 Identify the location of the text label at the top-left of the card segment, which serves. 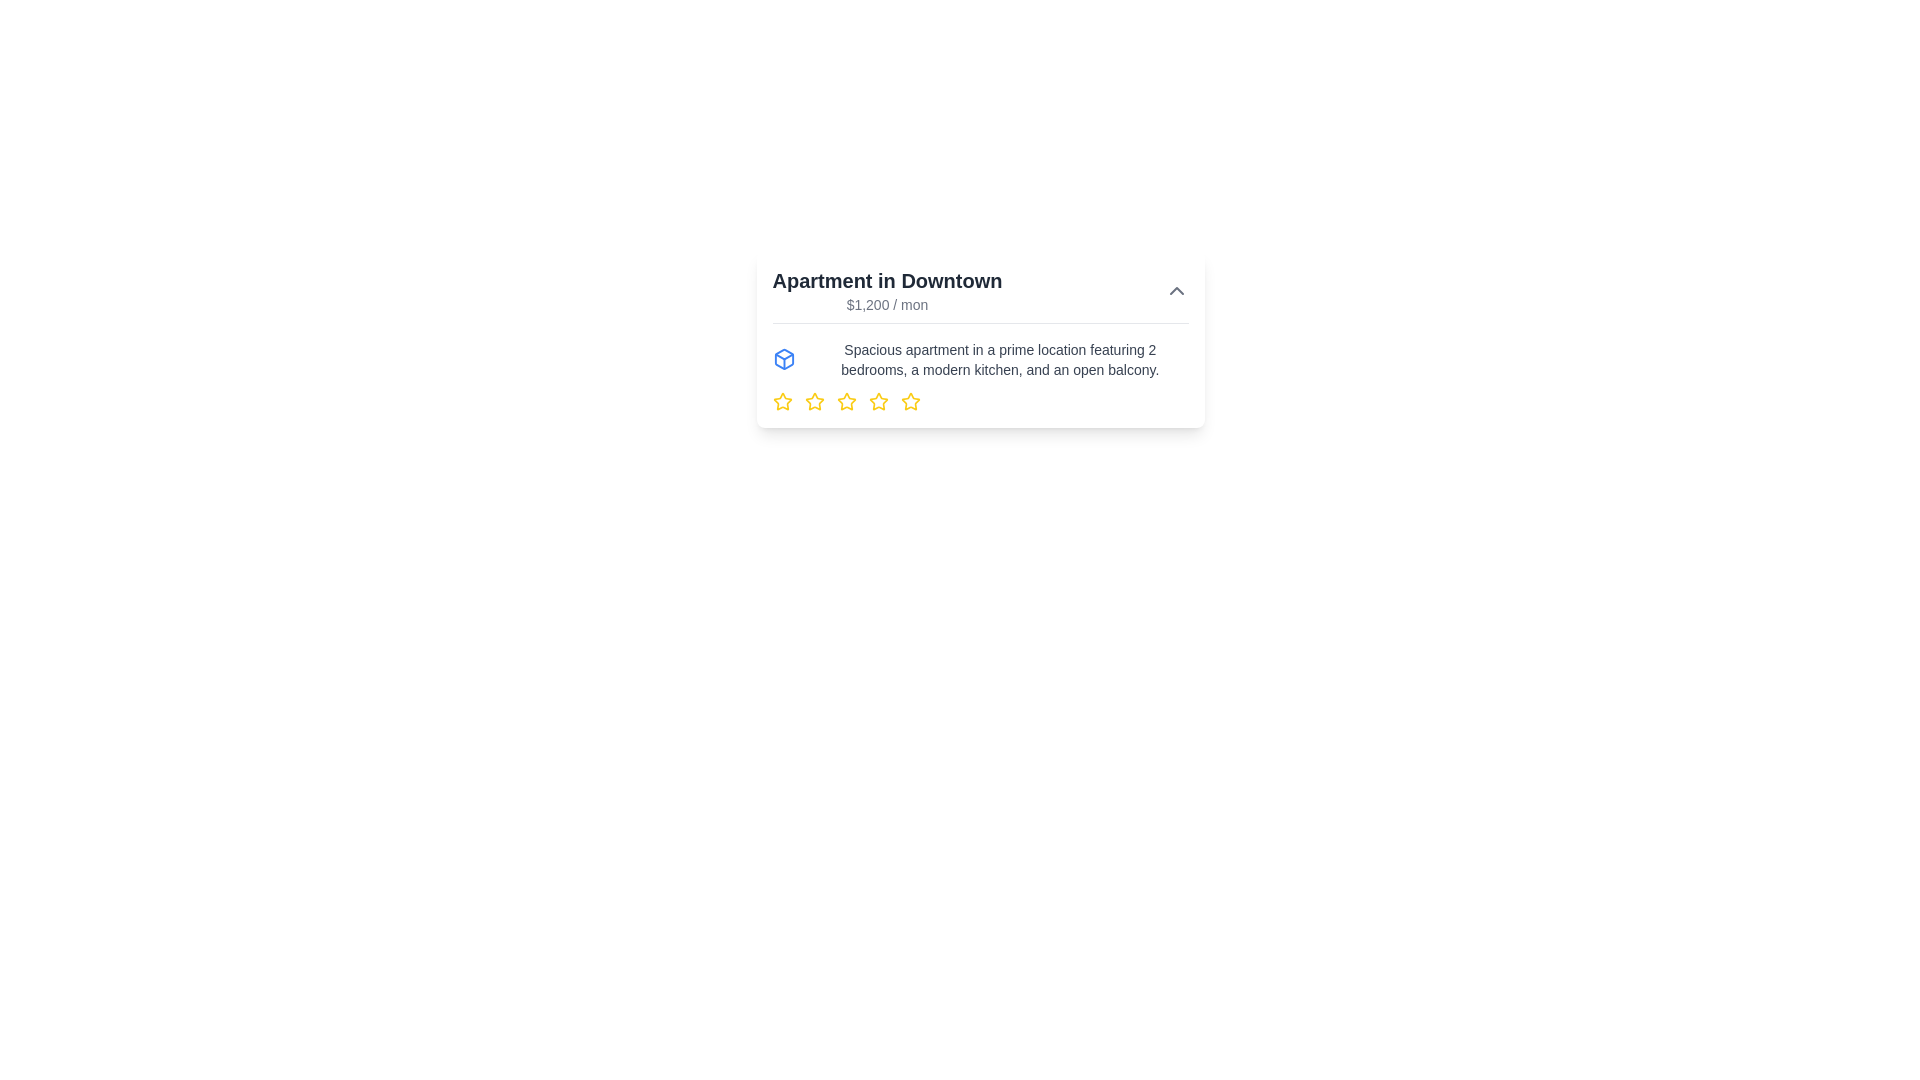
(886, 281).